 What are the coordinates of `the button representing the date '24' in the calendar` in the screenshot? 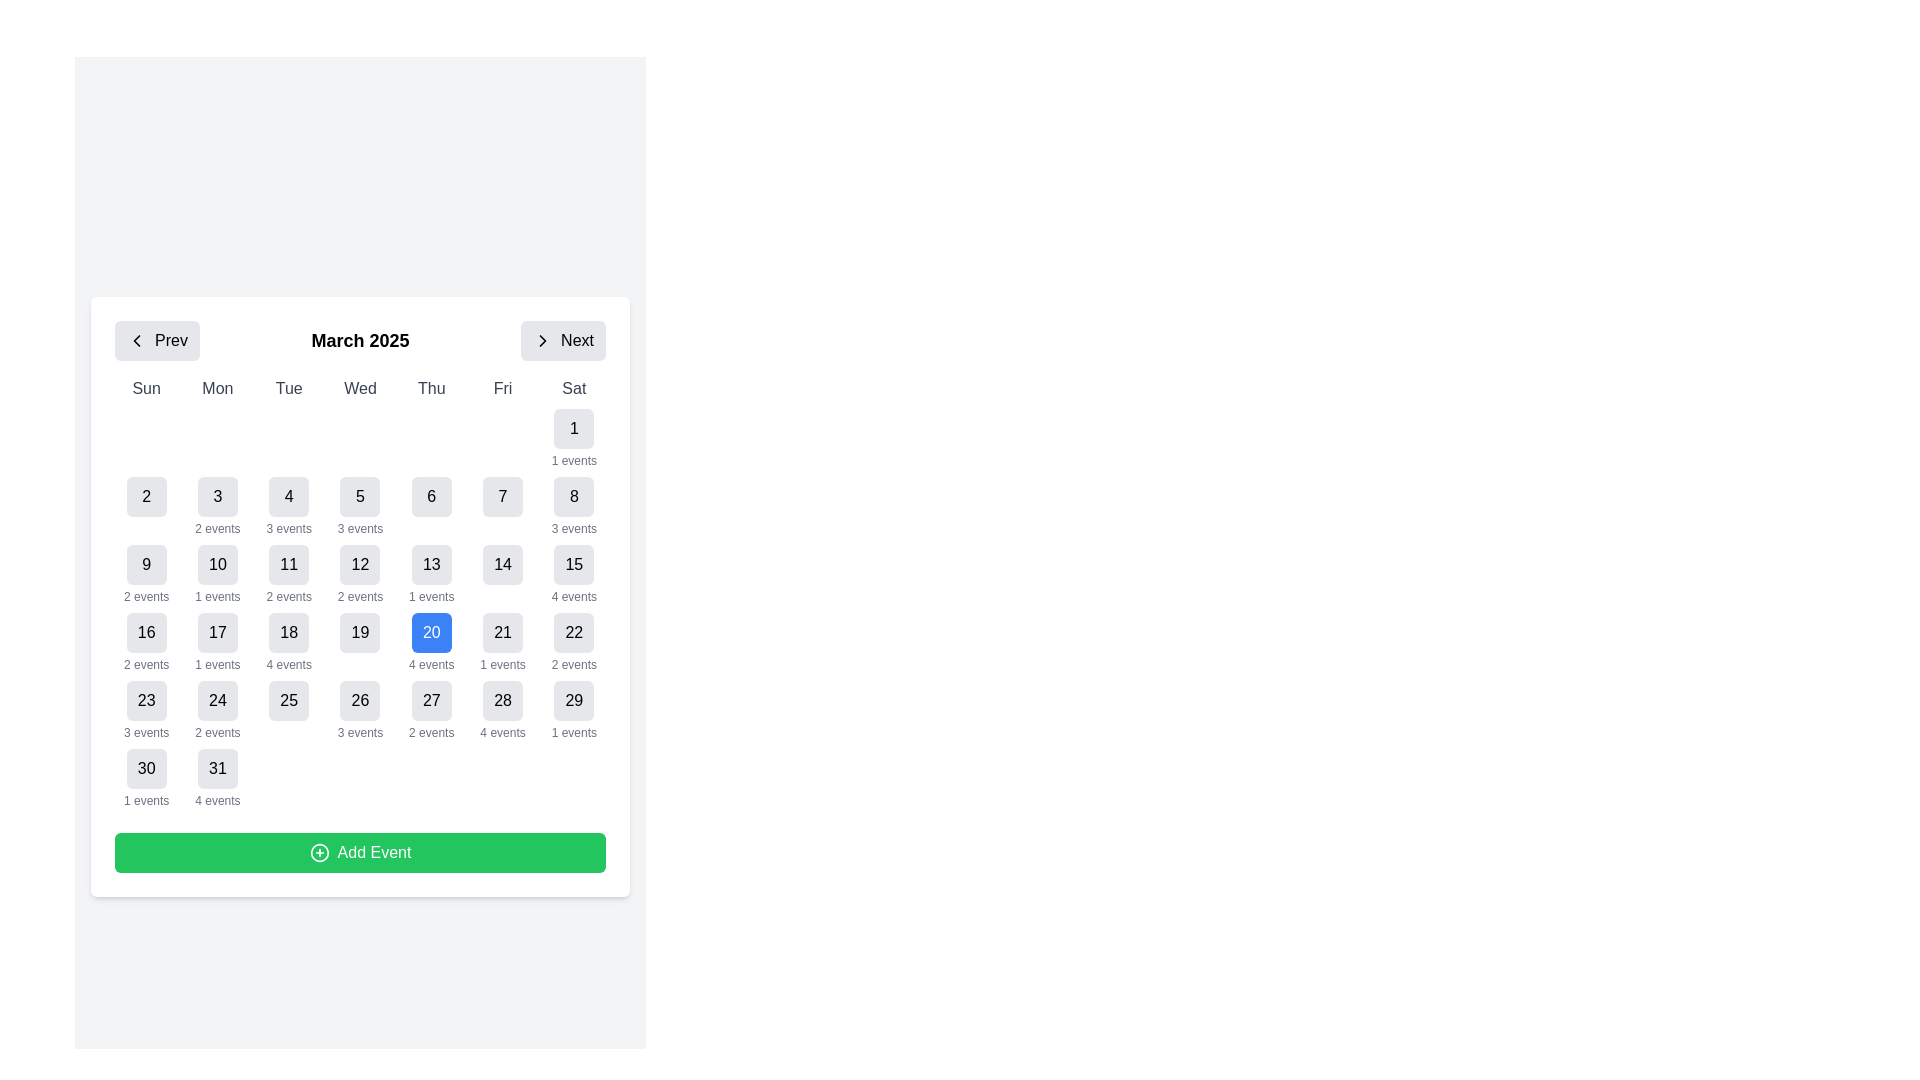 It's located at (217, 700).